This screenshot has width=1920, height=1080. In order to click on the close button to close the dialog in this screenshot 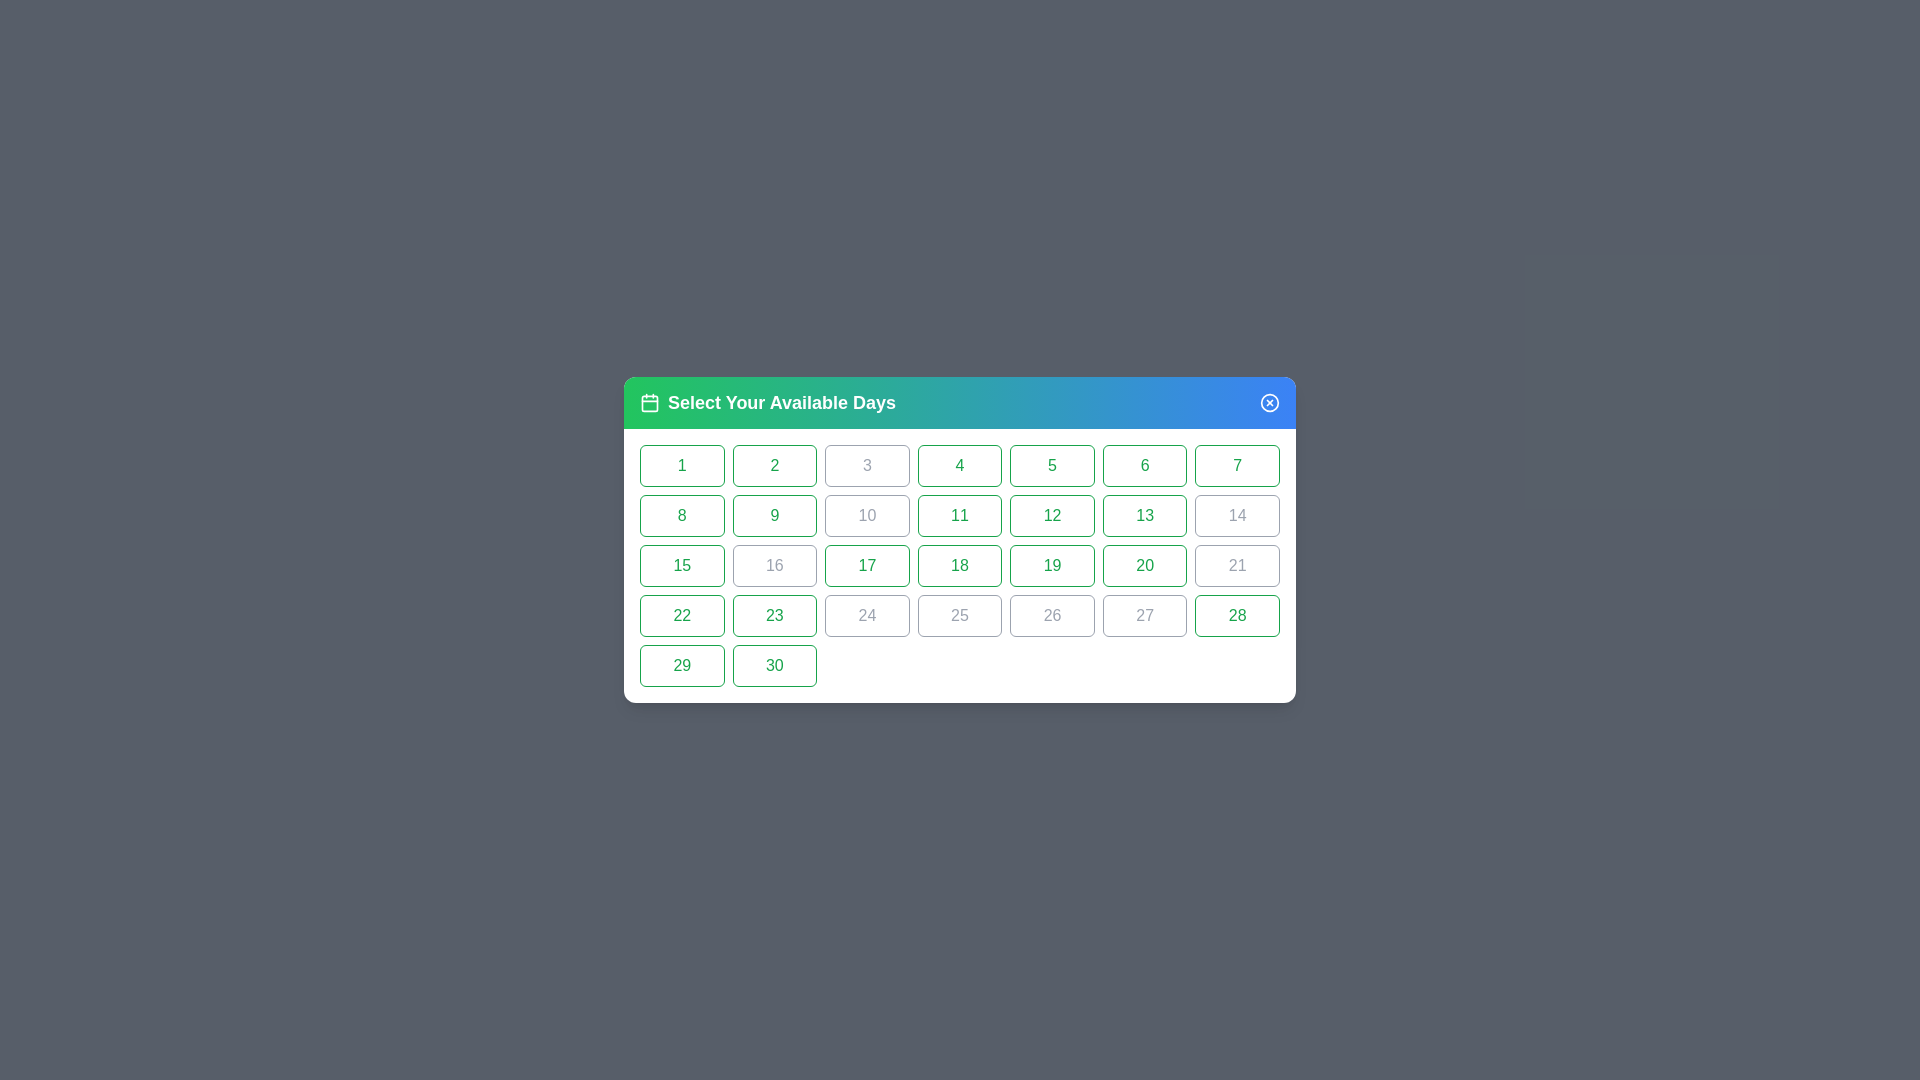, I will do `click(1269, 402)`.